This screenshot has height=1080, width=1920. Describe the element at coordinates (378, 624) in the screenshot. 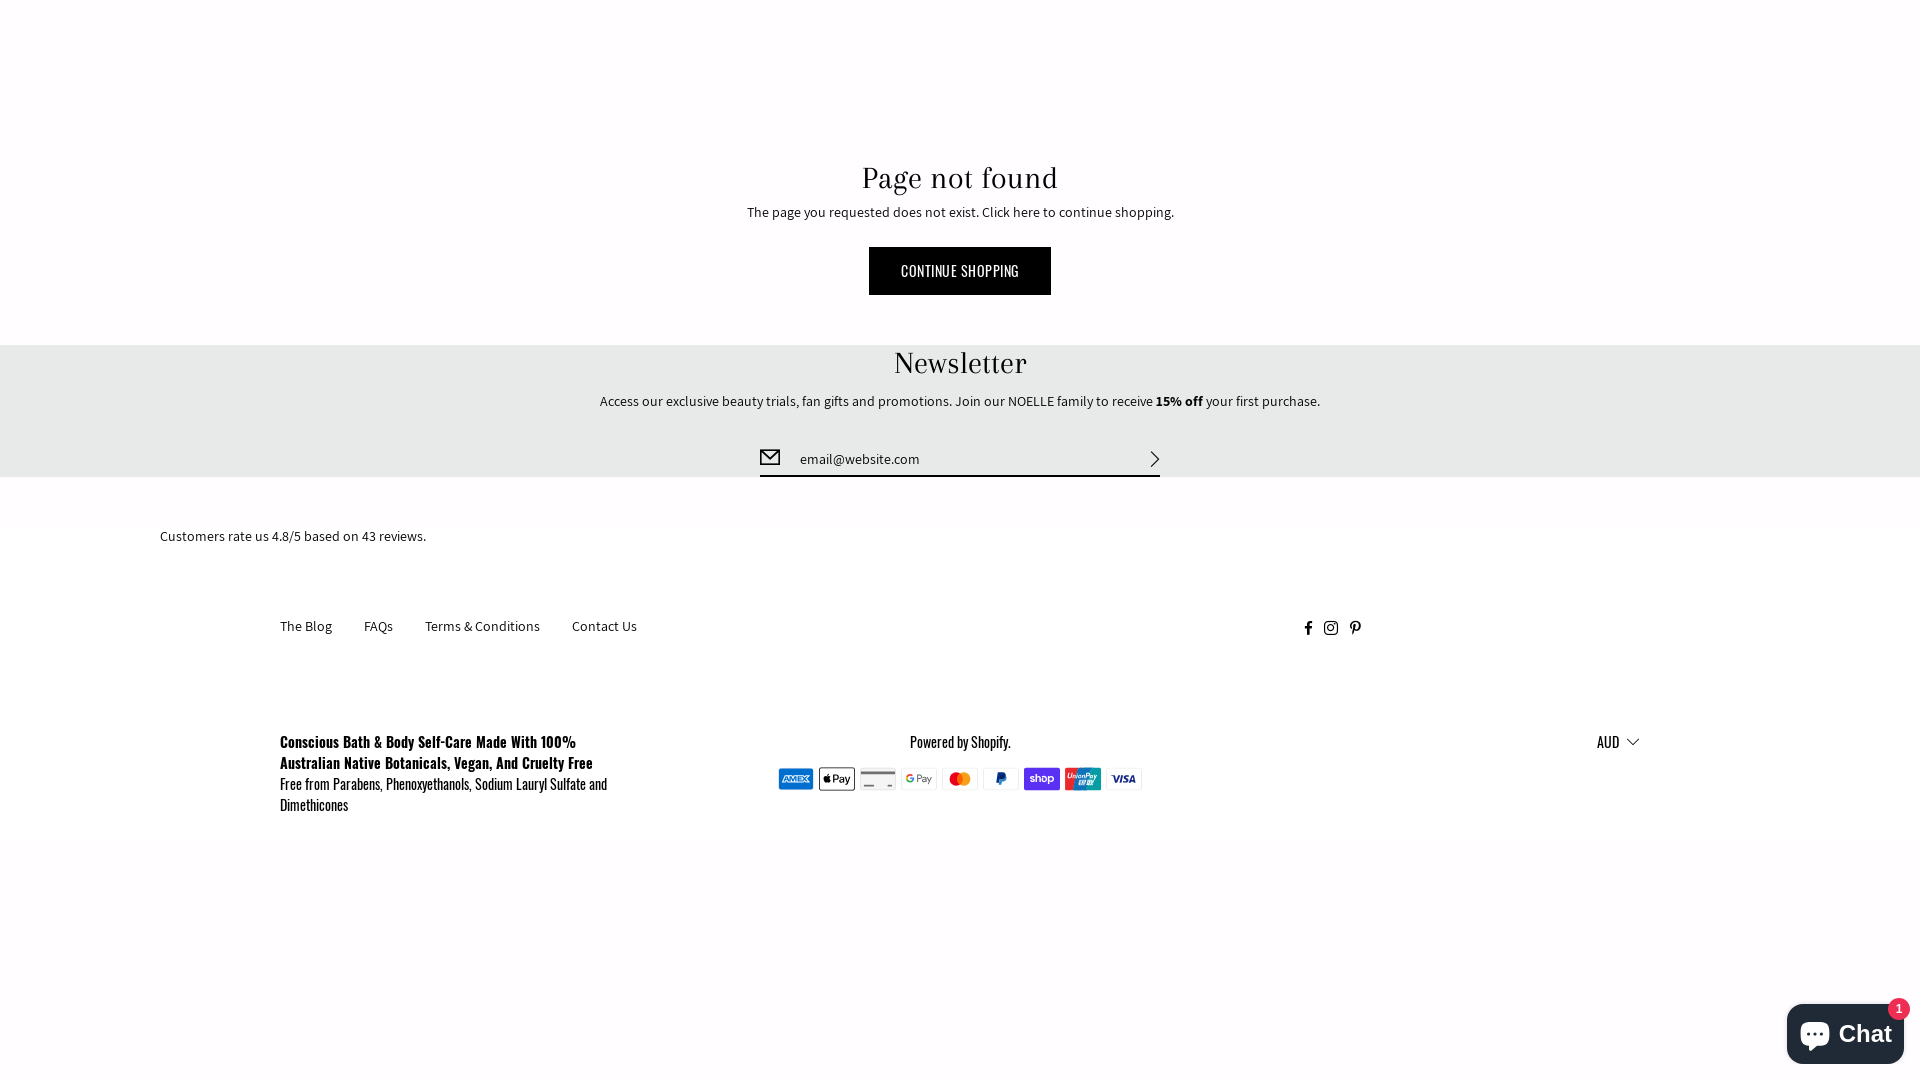

I see `'FAQs'` at that location.